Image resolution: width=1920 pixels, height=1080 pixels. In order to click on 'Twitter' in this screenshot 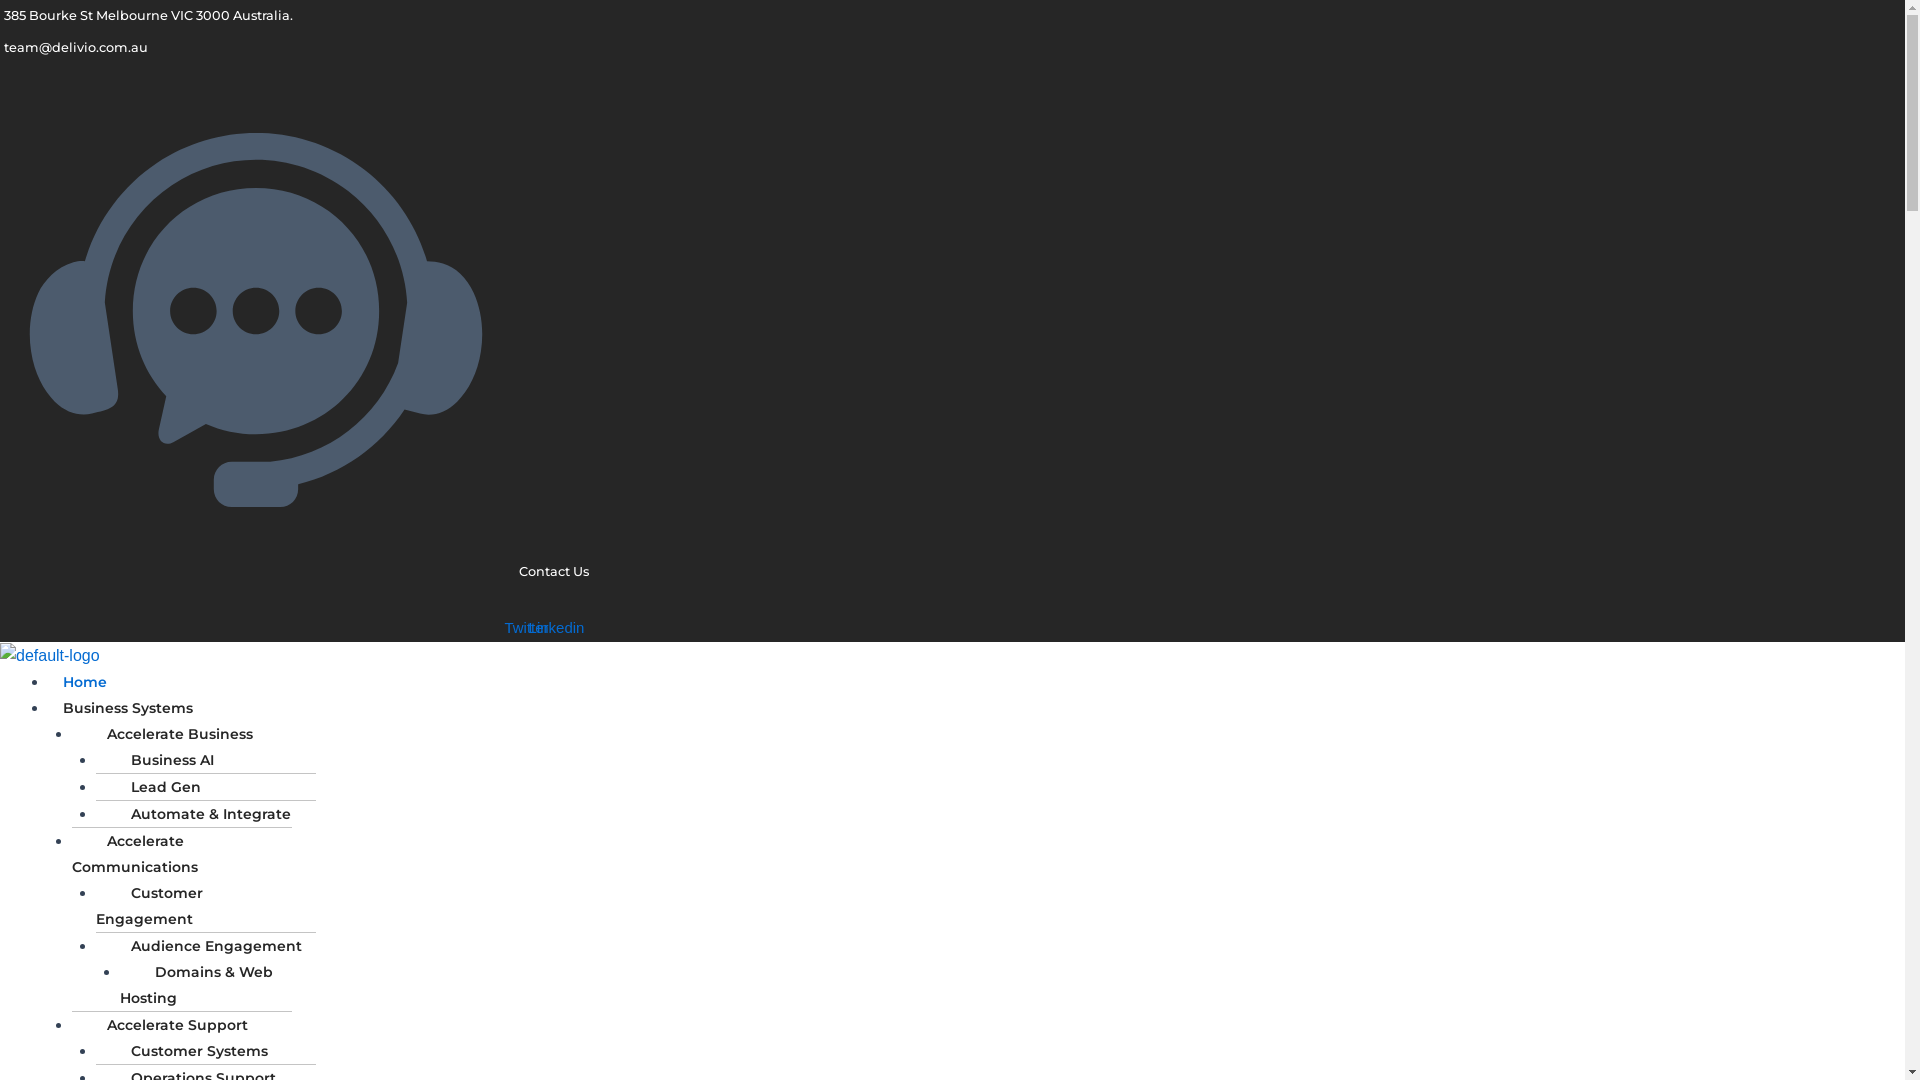, I will do `click(527, 626)`.